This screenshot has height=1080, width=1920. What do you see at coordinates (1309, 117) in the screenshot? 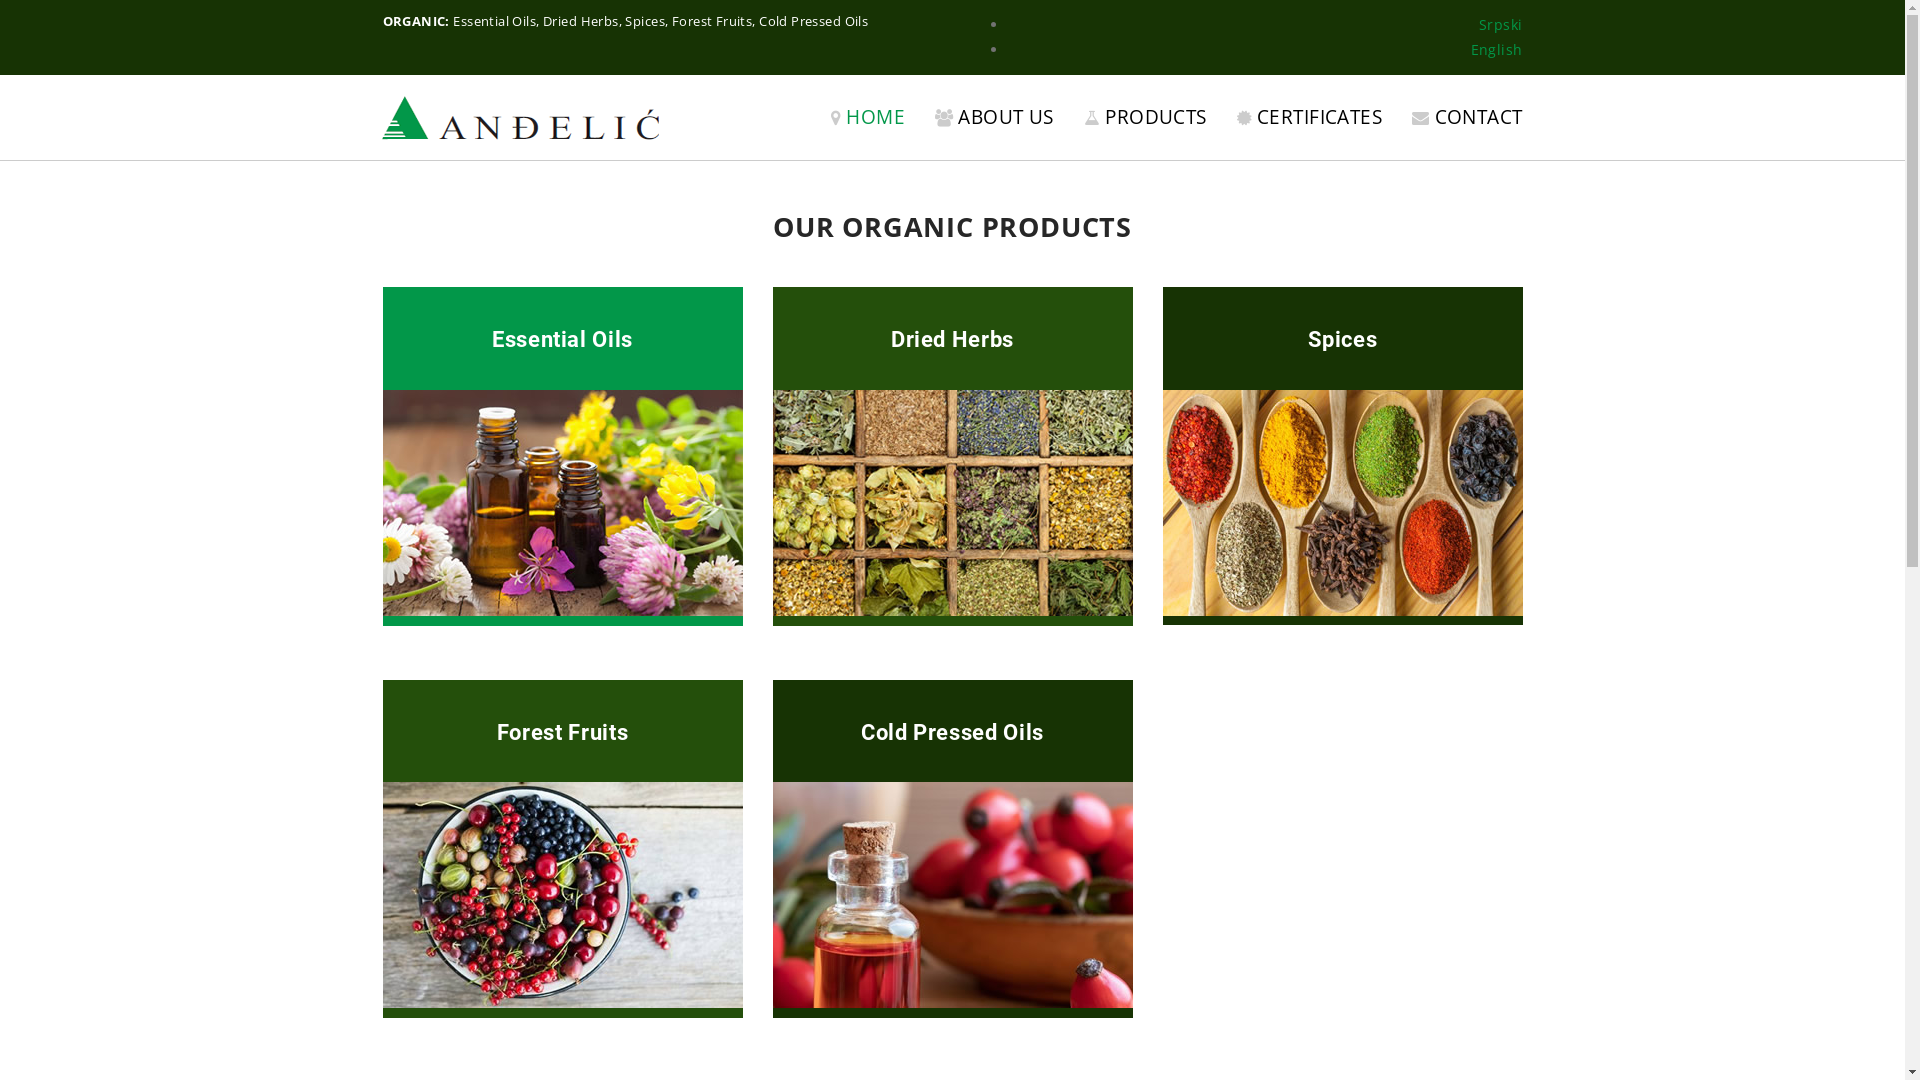
I see `'CERTIFICATES'` at bounding box center [1309, 117].